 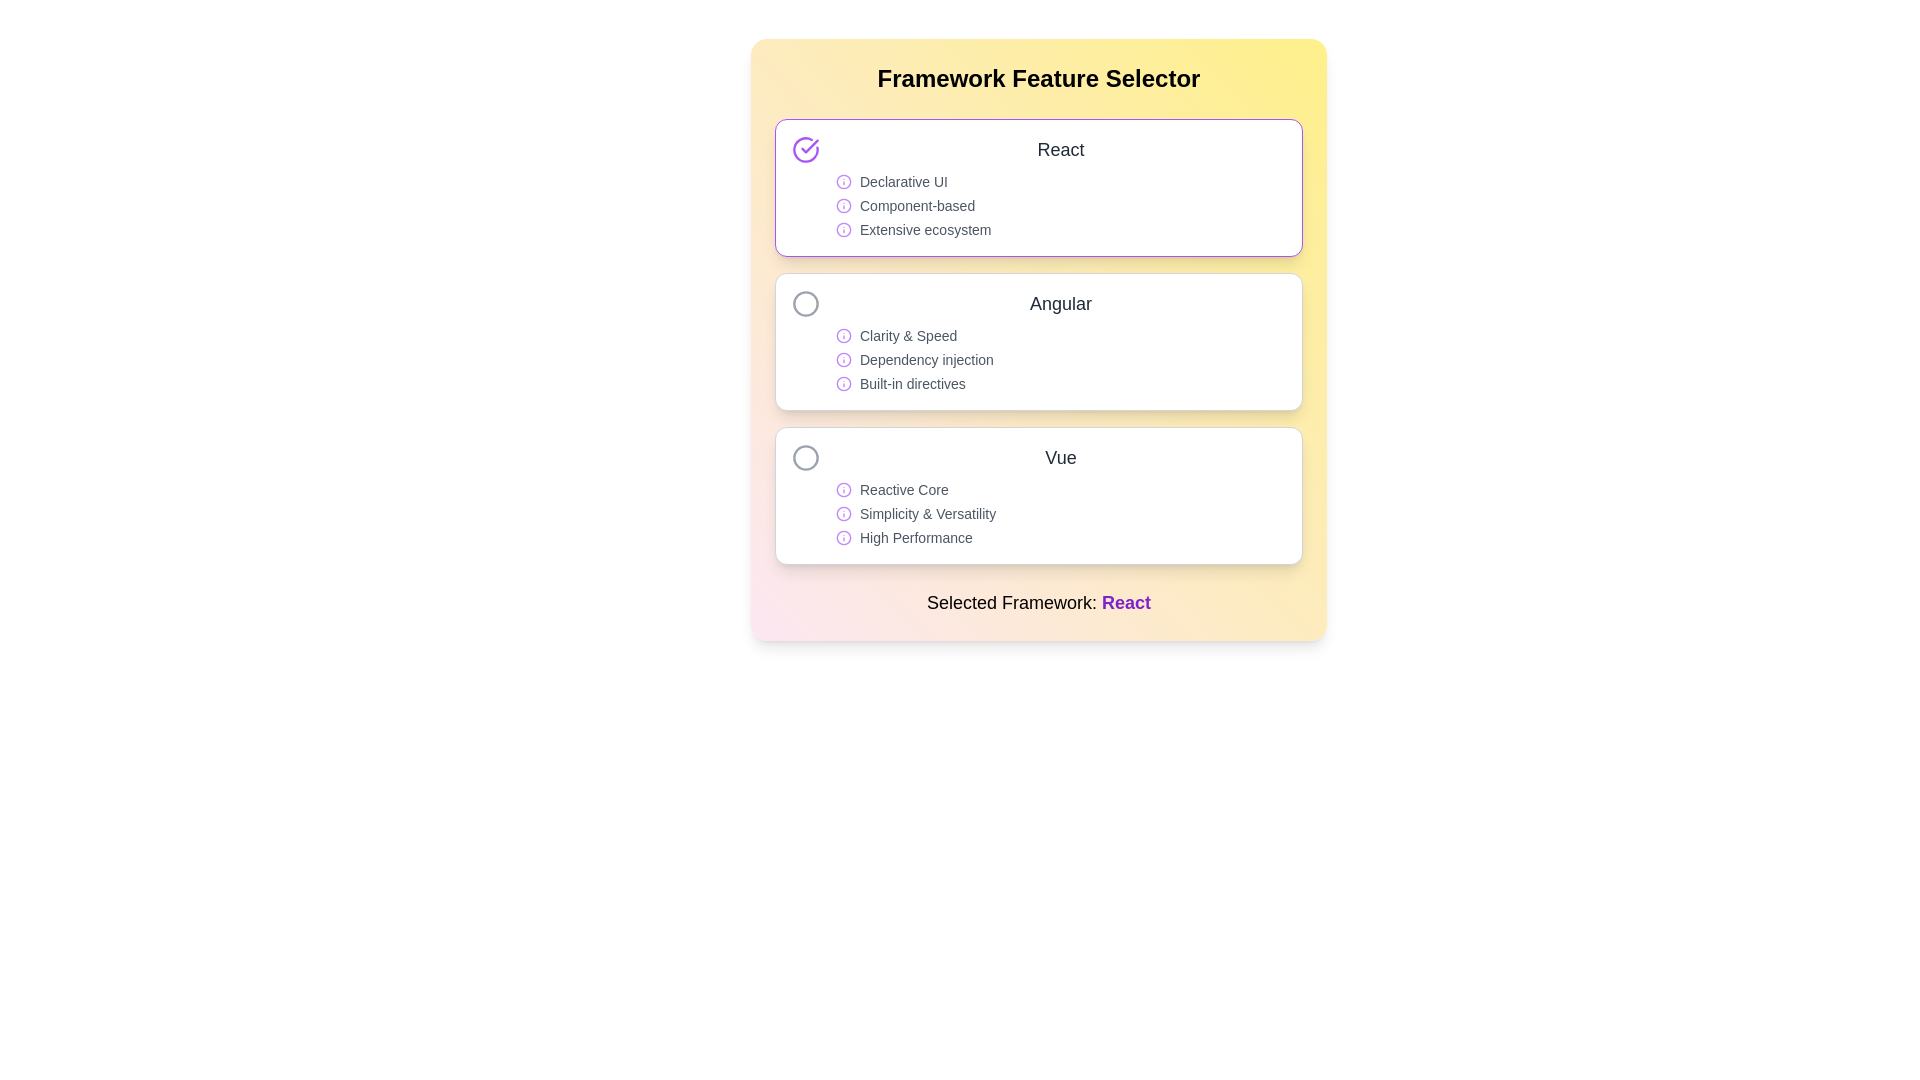 I want to click on the Information Card representing the features of the 'Vue' framework in the framework selection interface, located below the cards for 'React' and 'Angular', so click(x=1059, y=495).